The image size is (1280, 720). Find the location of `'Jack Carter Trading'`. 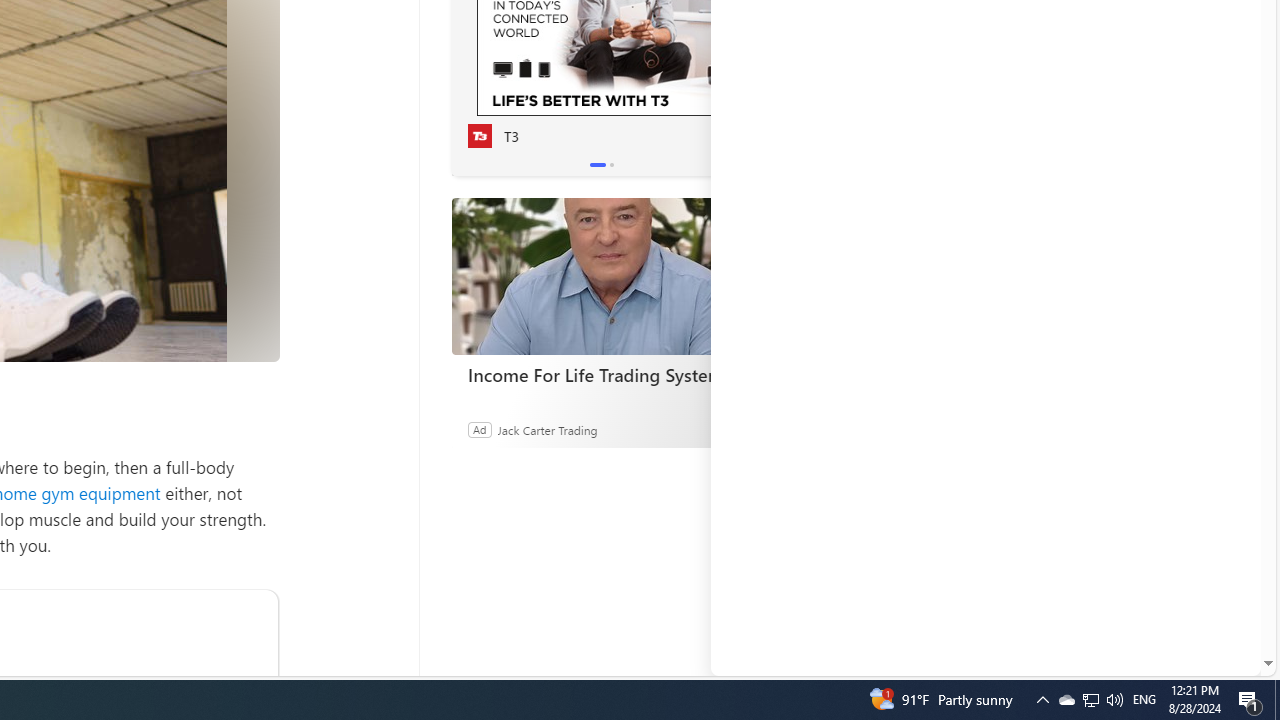

'Jack Carter Trading' is located at coordinates (547, 428).